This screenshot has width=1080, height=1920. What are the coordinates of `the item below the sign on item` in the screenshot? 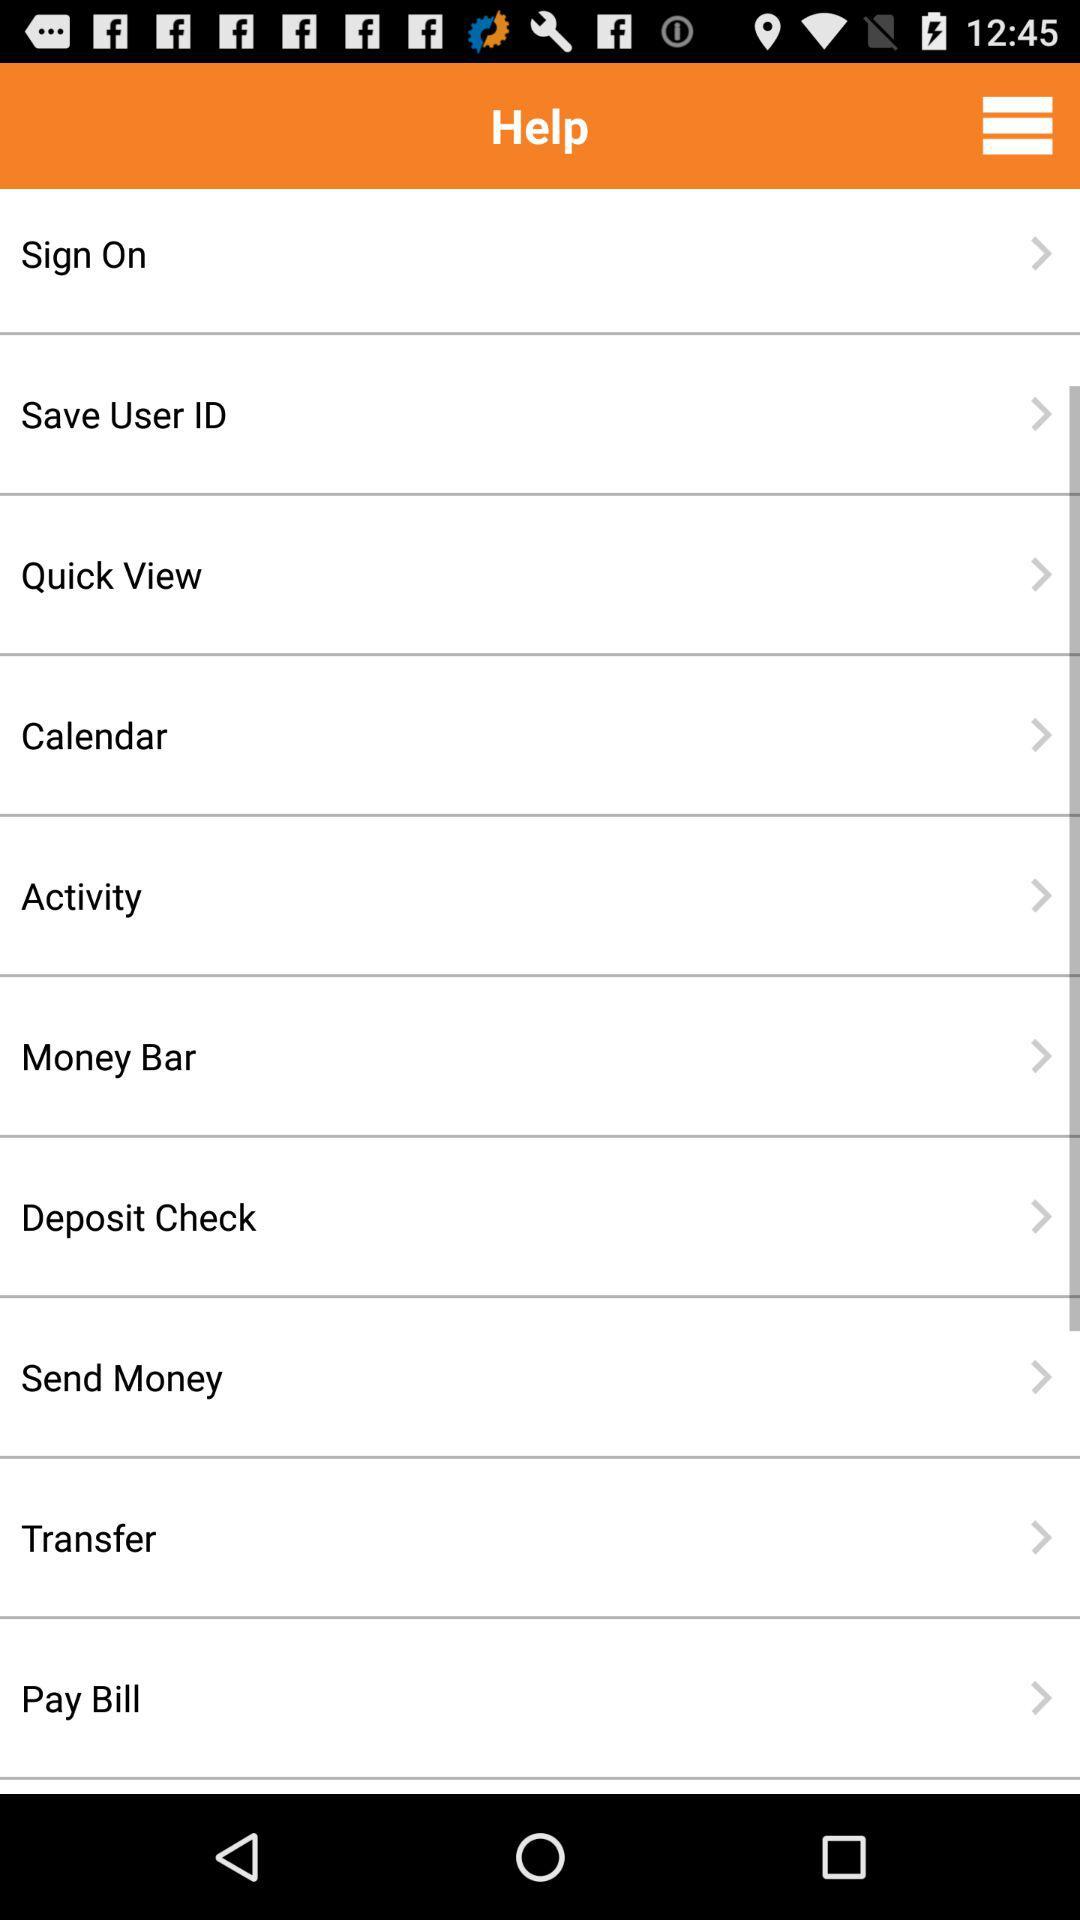 It's located at (475, 412).